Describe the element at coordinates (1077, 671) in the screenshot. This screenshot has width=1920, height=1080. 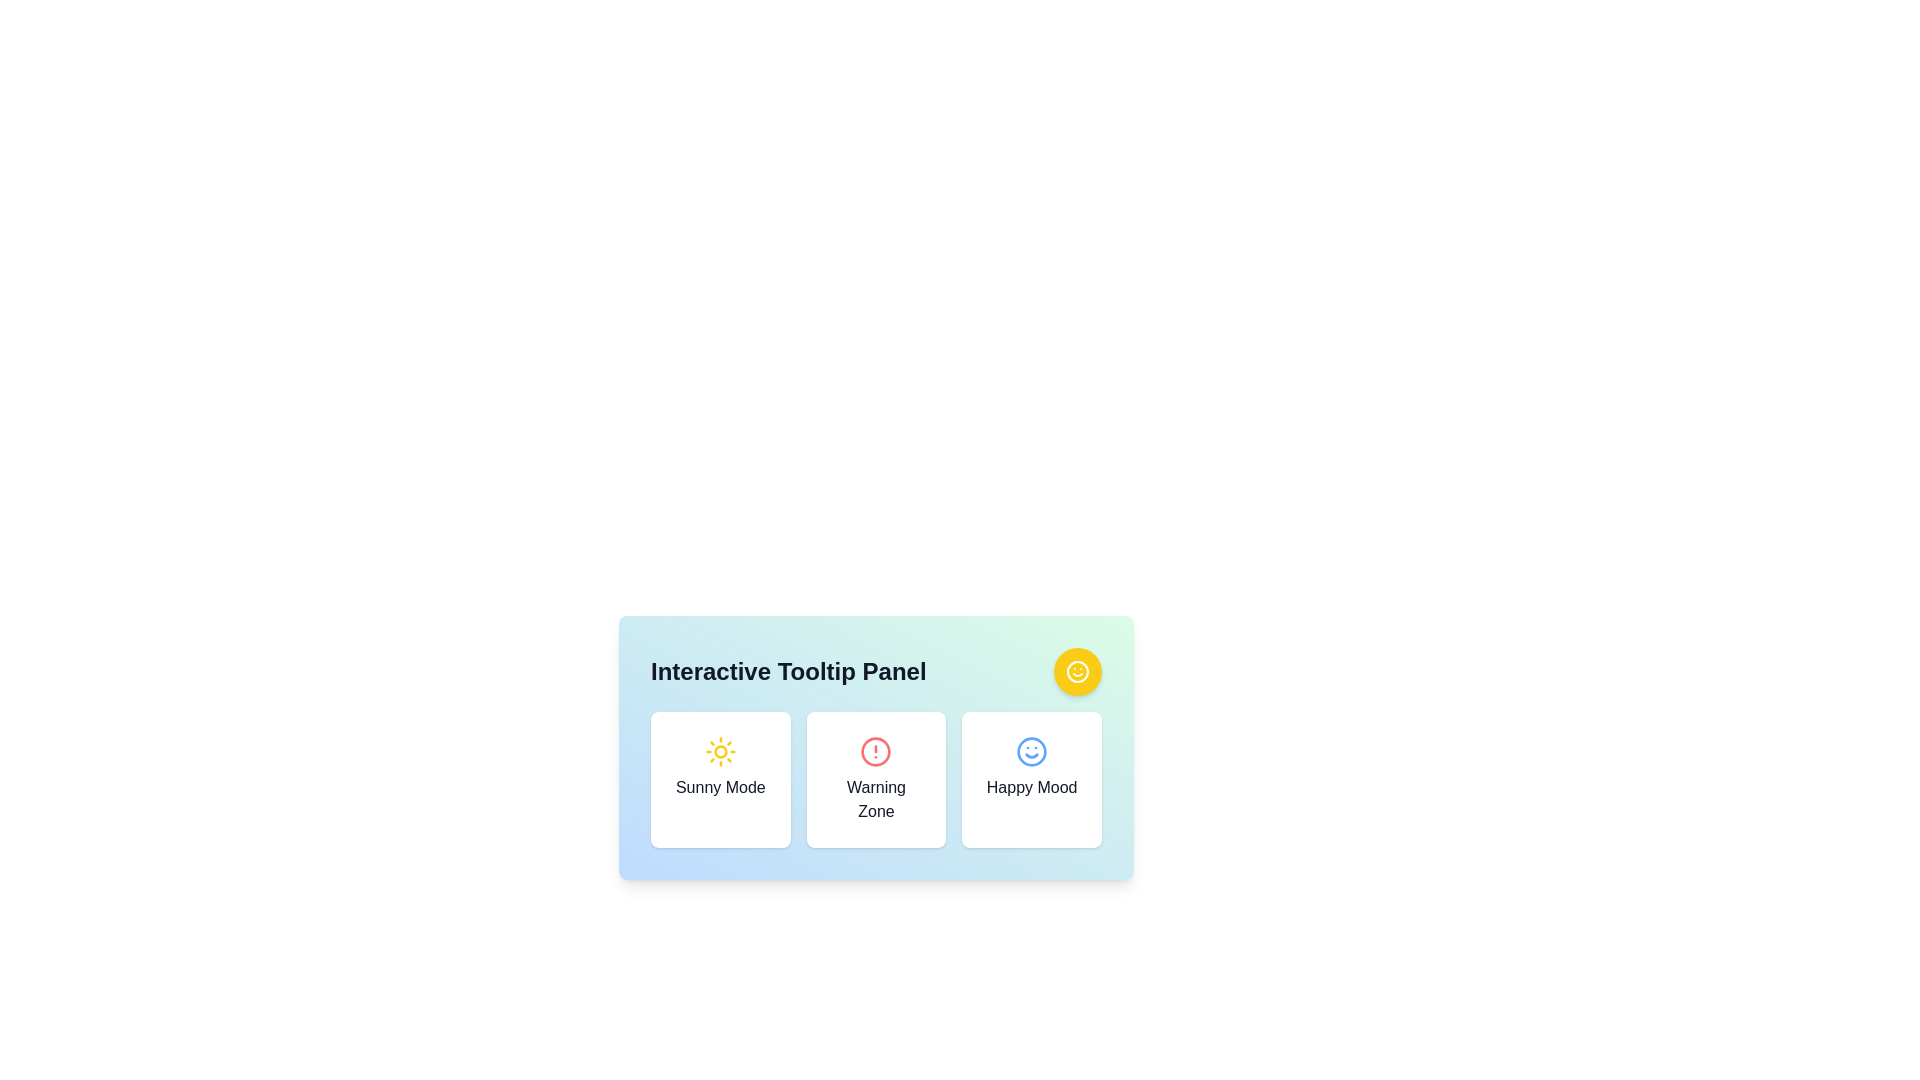
I see `the SVG circle element that is part of the smiling face icon located in the top-right corner of the 'Interactive Tooltip Panel'` at that location.